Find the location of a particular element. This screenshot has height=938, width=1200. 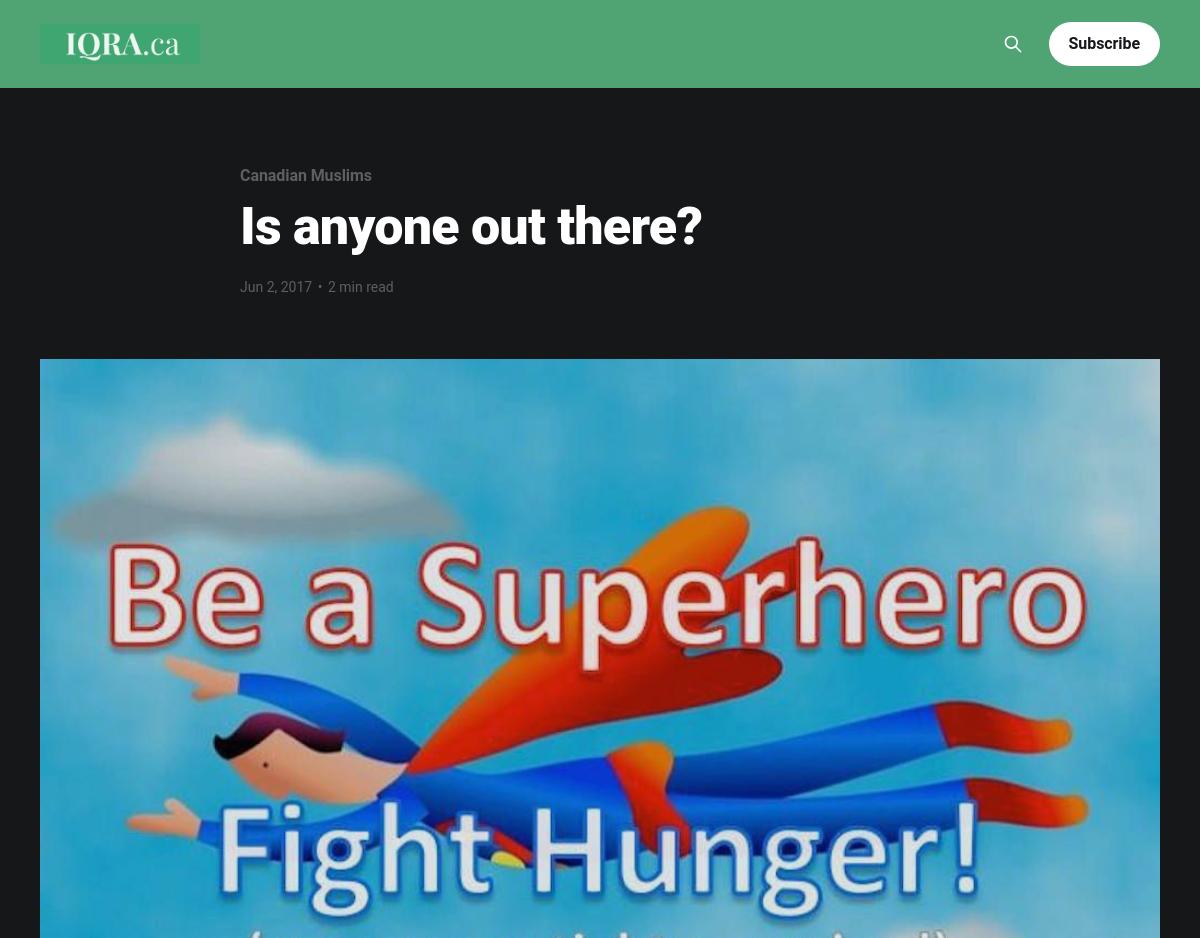

'Real Lives' is located at coordinates (290, 73).